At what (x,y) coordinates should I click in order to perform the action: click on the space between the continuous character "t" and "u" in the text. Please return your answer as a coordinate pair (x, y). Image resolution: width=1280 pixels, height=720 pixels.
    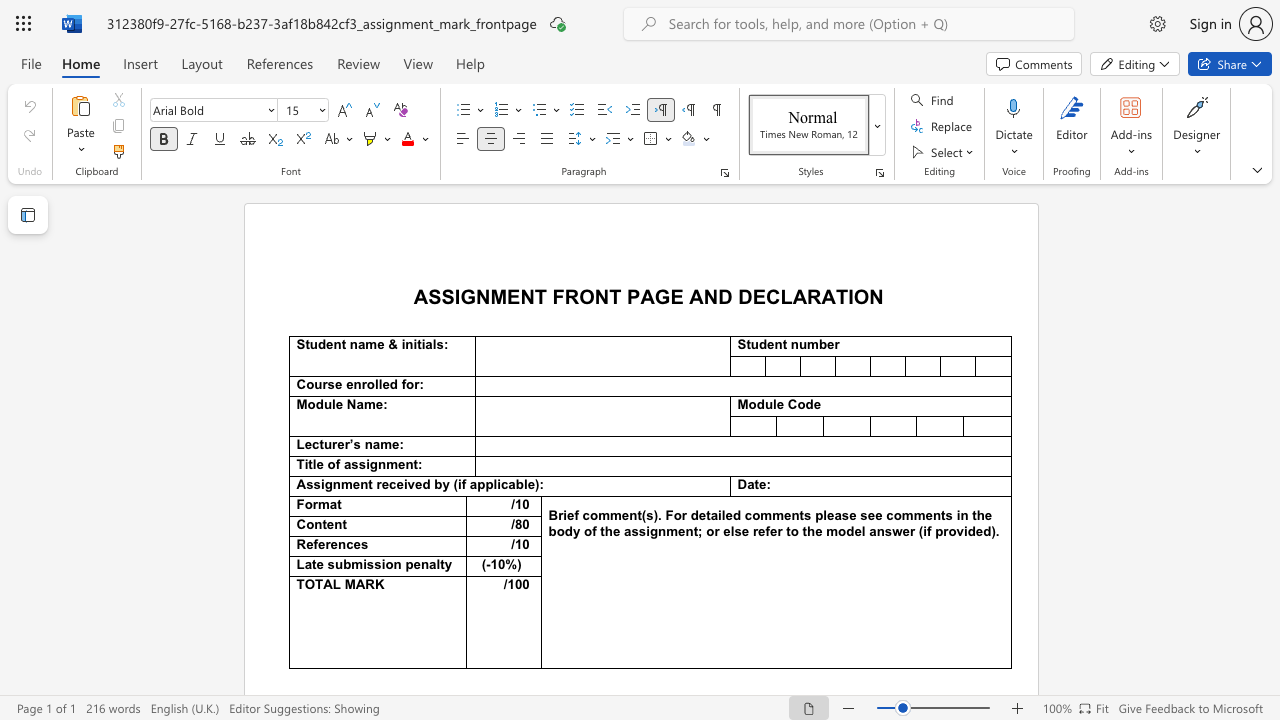
    Looking at the image, I should click on (309, 343).